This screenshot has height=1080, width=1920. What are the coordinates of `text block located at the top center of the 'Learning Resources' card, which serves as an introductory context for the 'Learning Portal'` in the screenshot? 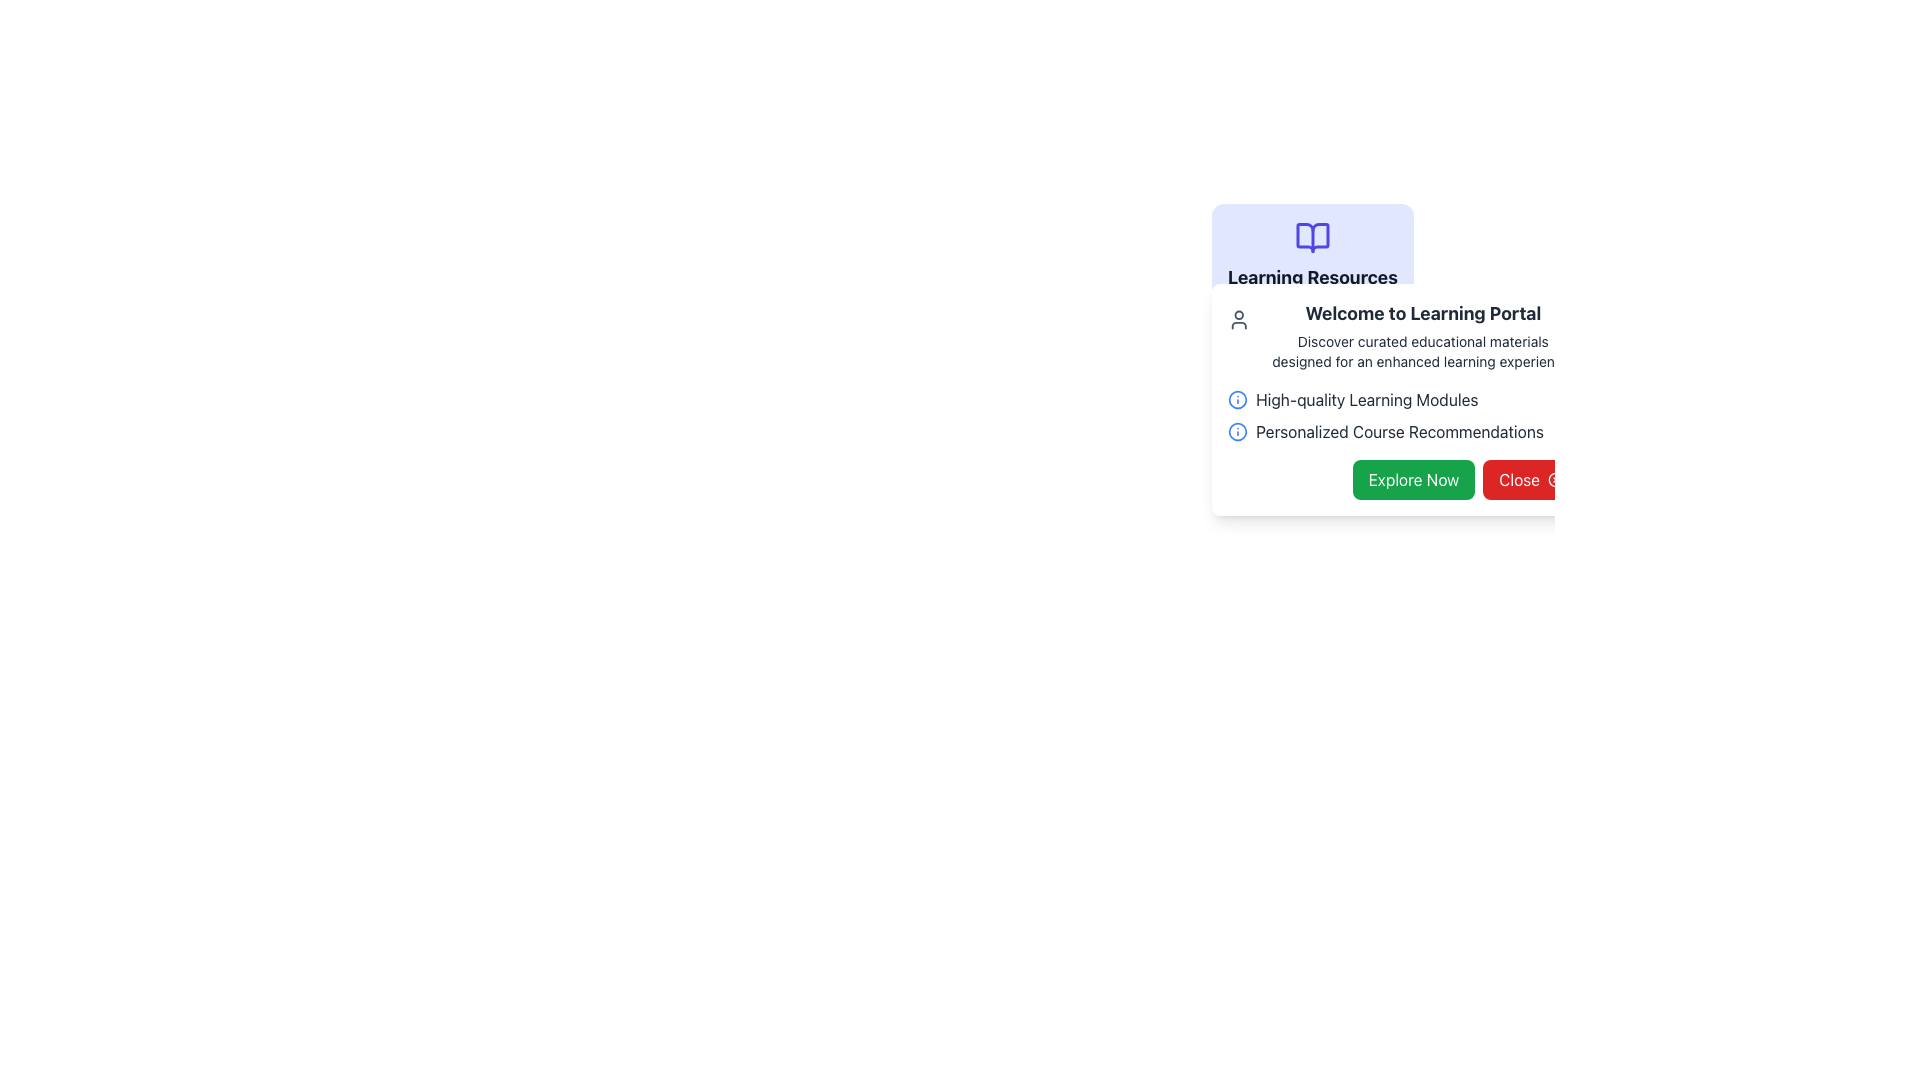 It's located at (1422, 334).